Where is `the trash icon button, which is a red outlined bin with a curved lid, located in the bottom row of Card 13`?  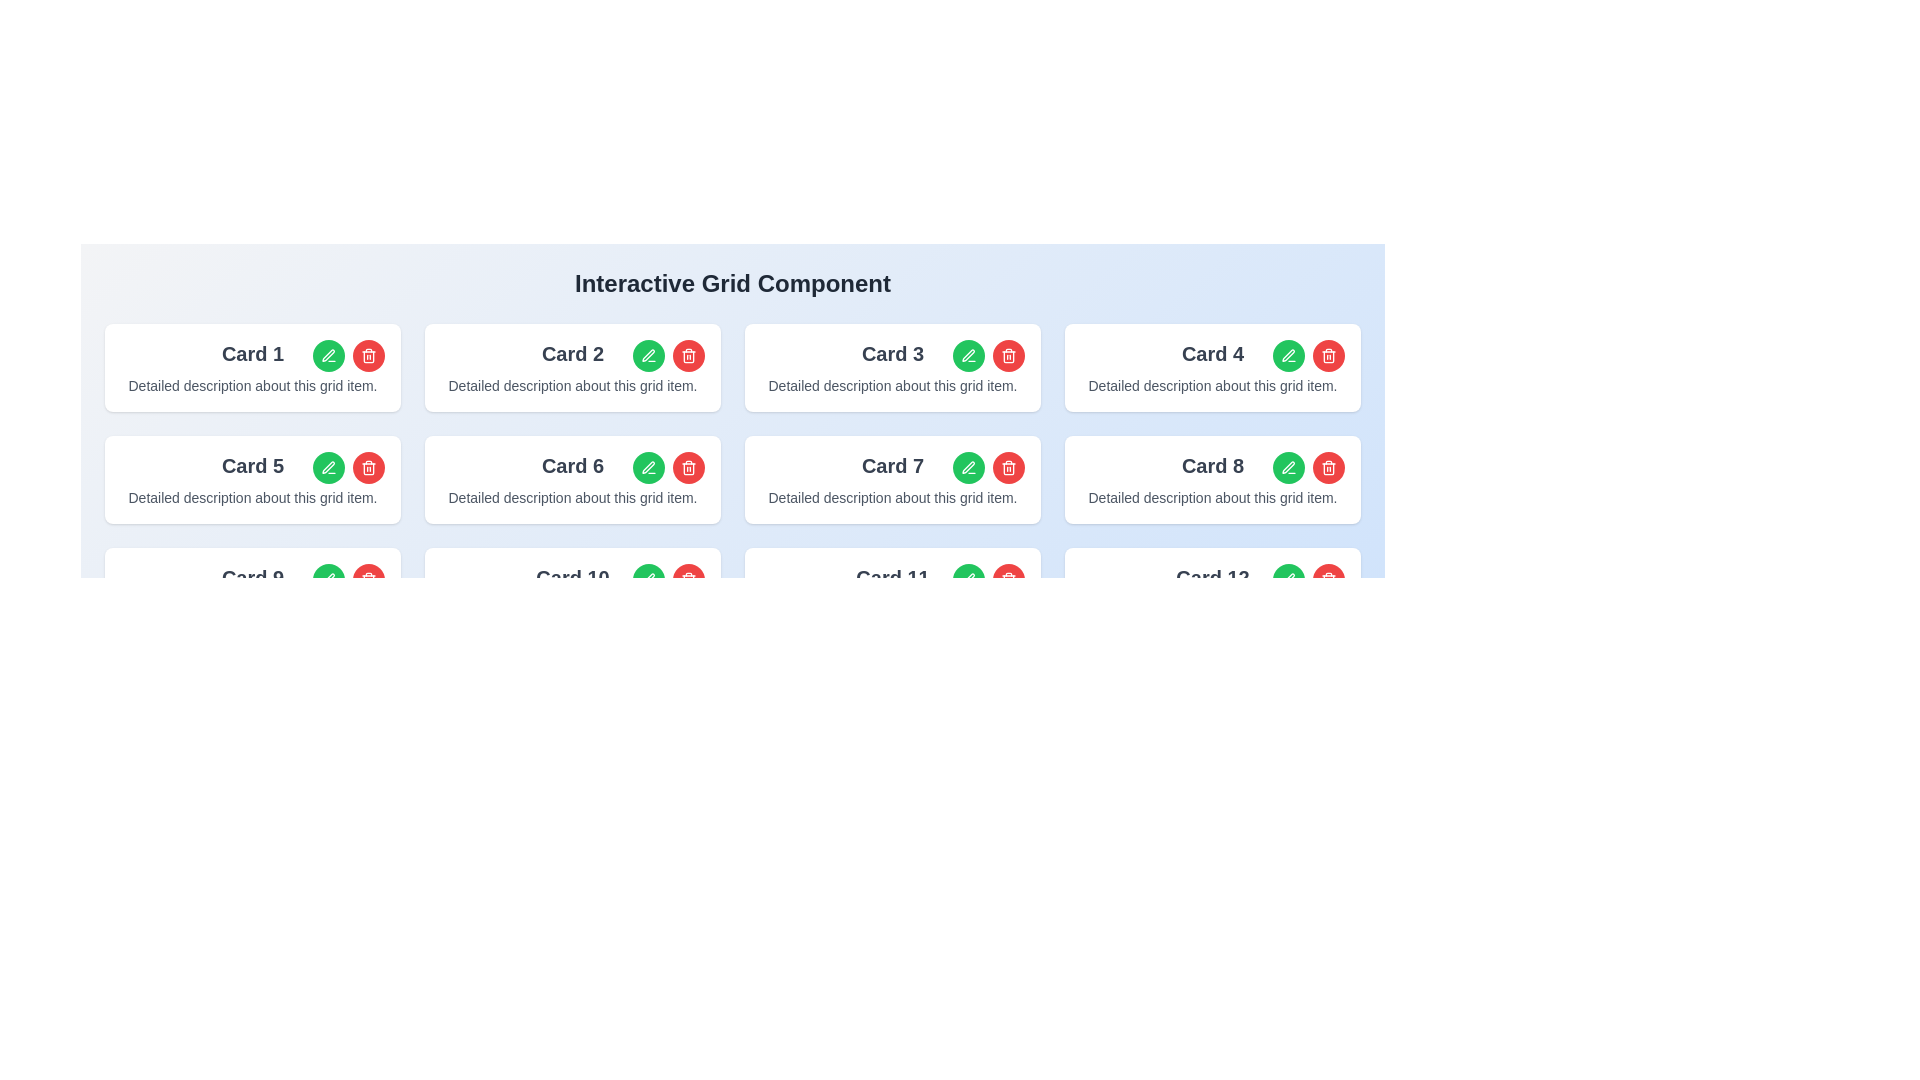
the trash icon button, which is a red outlined bin with a curved lid, located in the bottom row of Card 13 is located at coordinates (1008, 579).